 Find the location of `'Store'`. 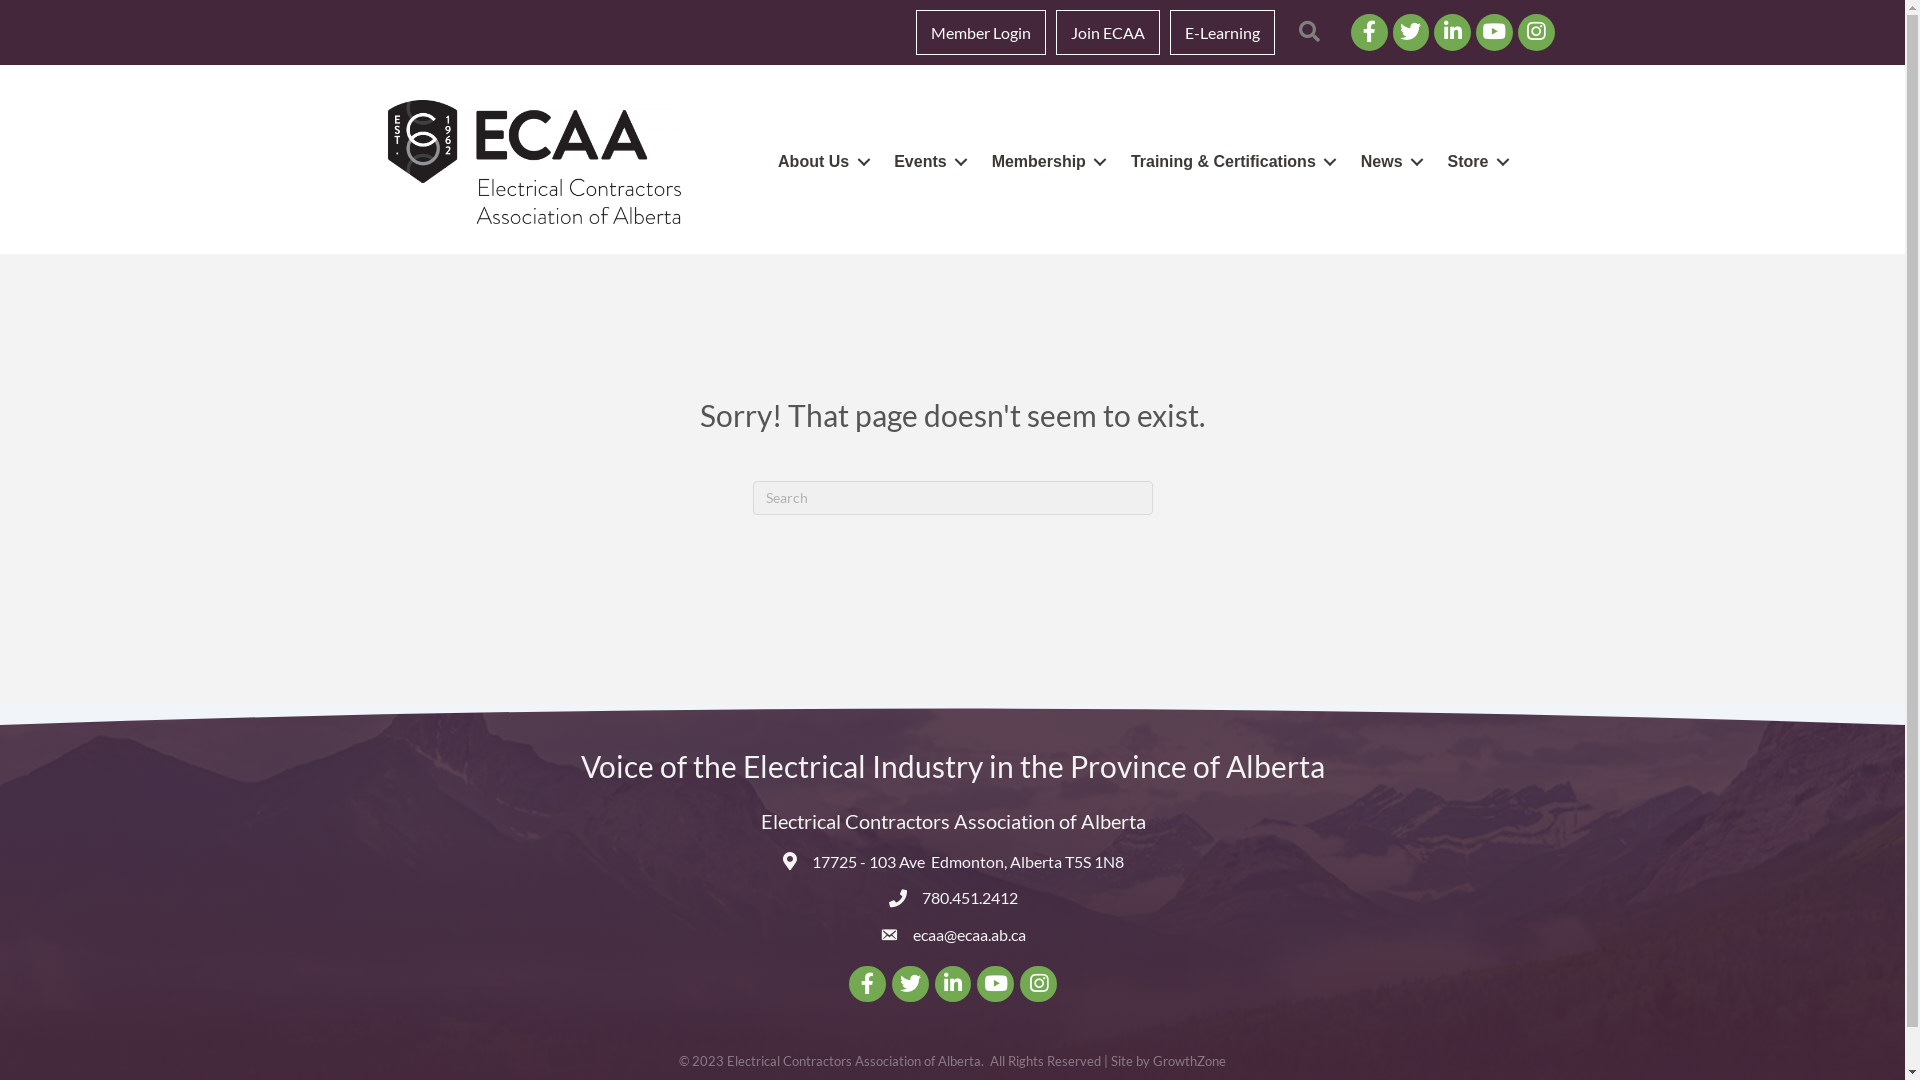

'Store' is located at coordinates (1475, 160).